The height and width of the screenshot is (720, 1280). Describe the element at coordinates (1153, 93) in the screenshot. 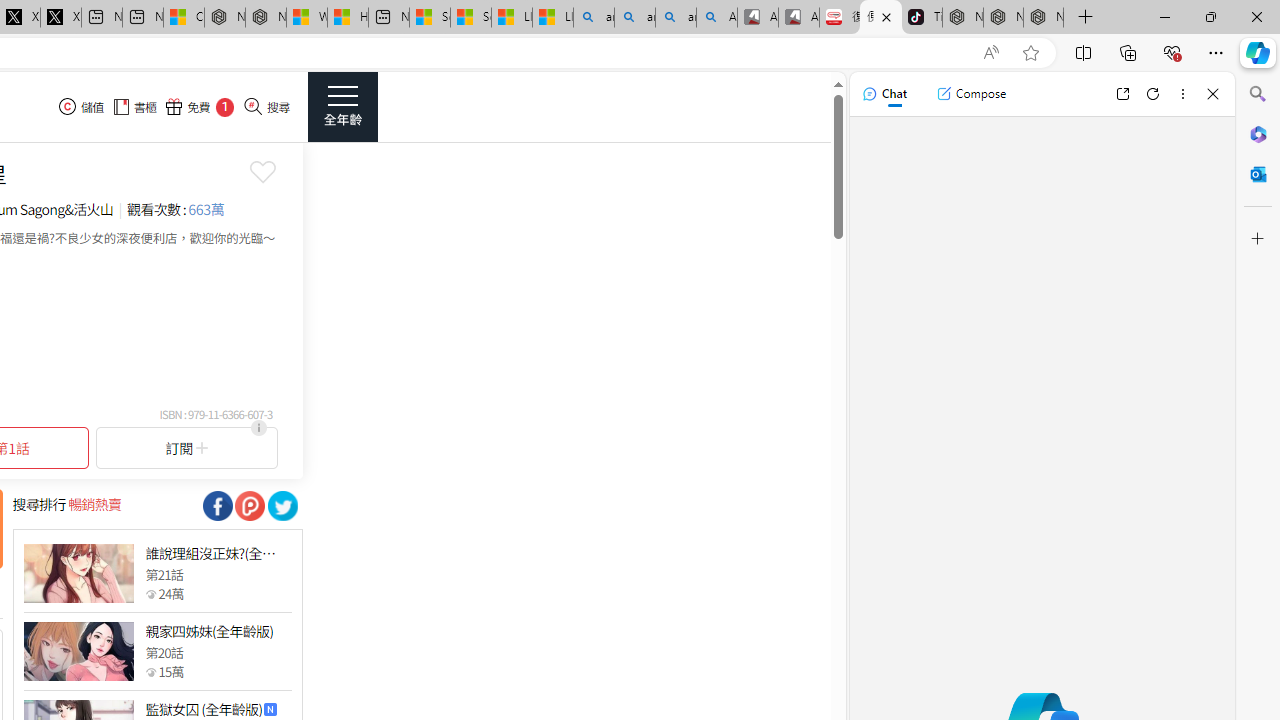

I see `'Refresh'` at that location.